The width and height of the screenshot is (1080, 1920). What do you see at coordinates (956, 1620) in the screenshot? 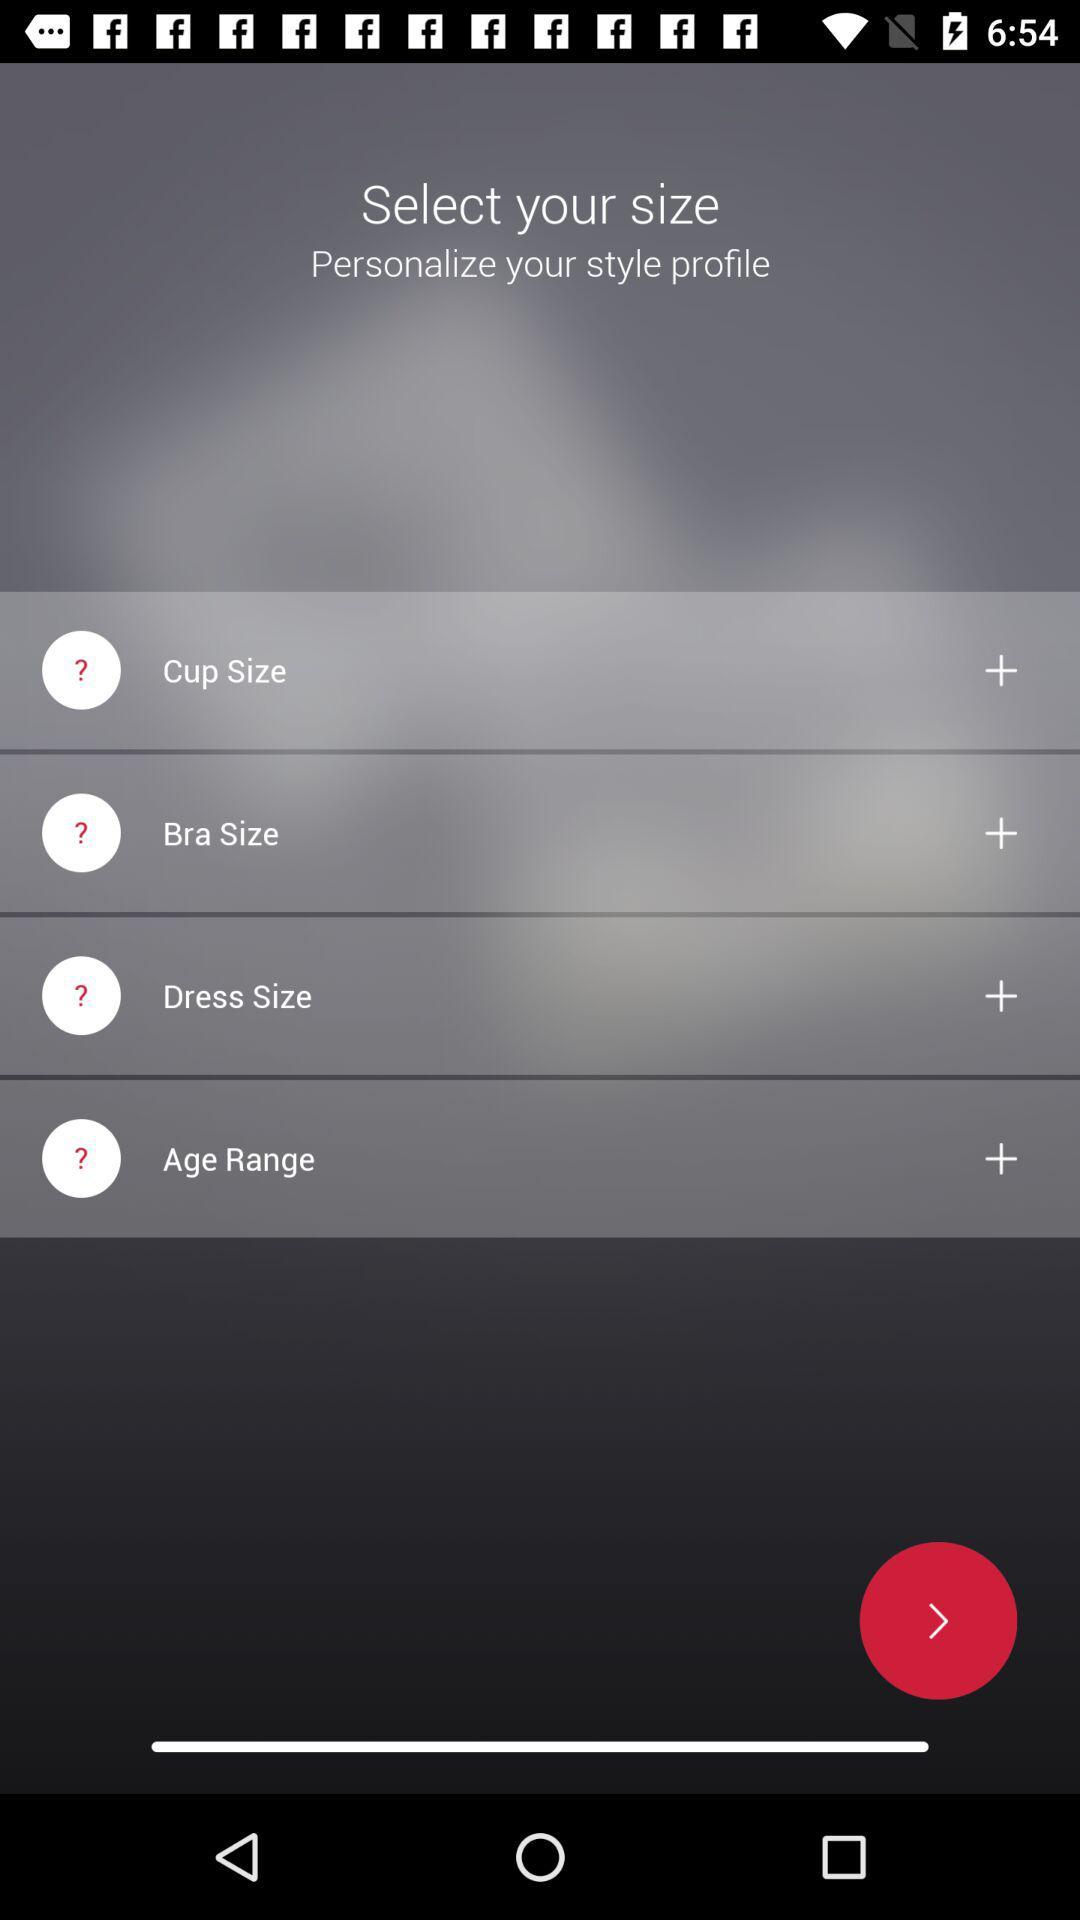
I see `the arrow_forward icon` at bounding box center [956, 1620].